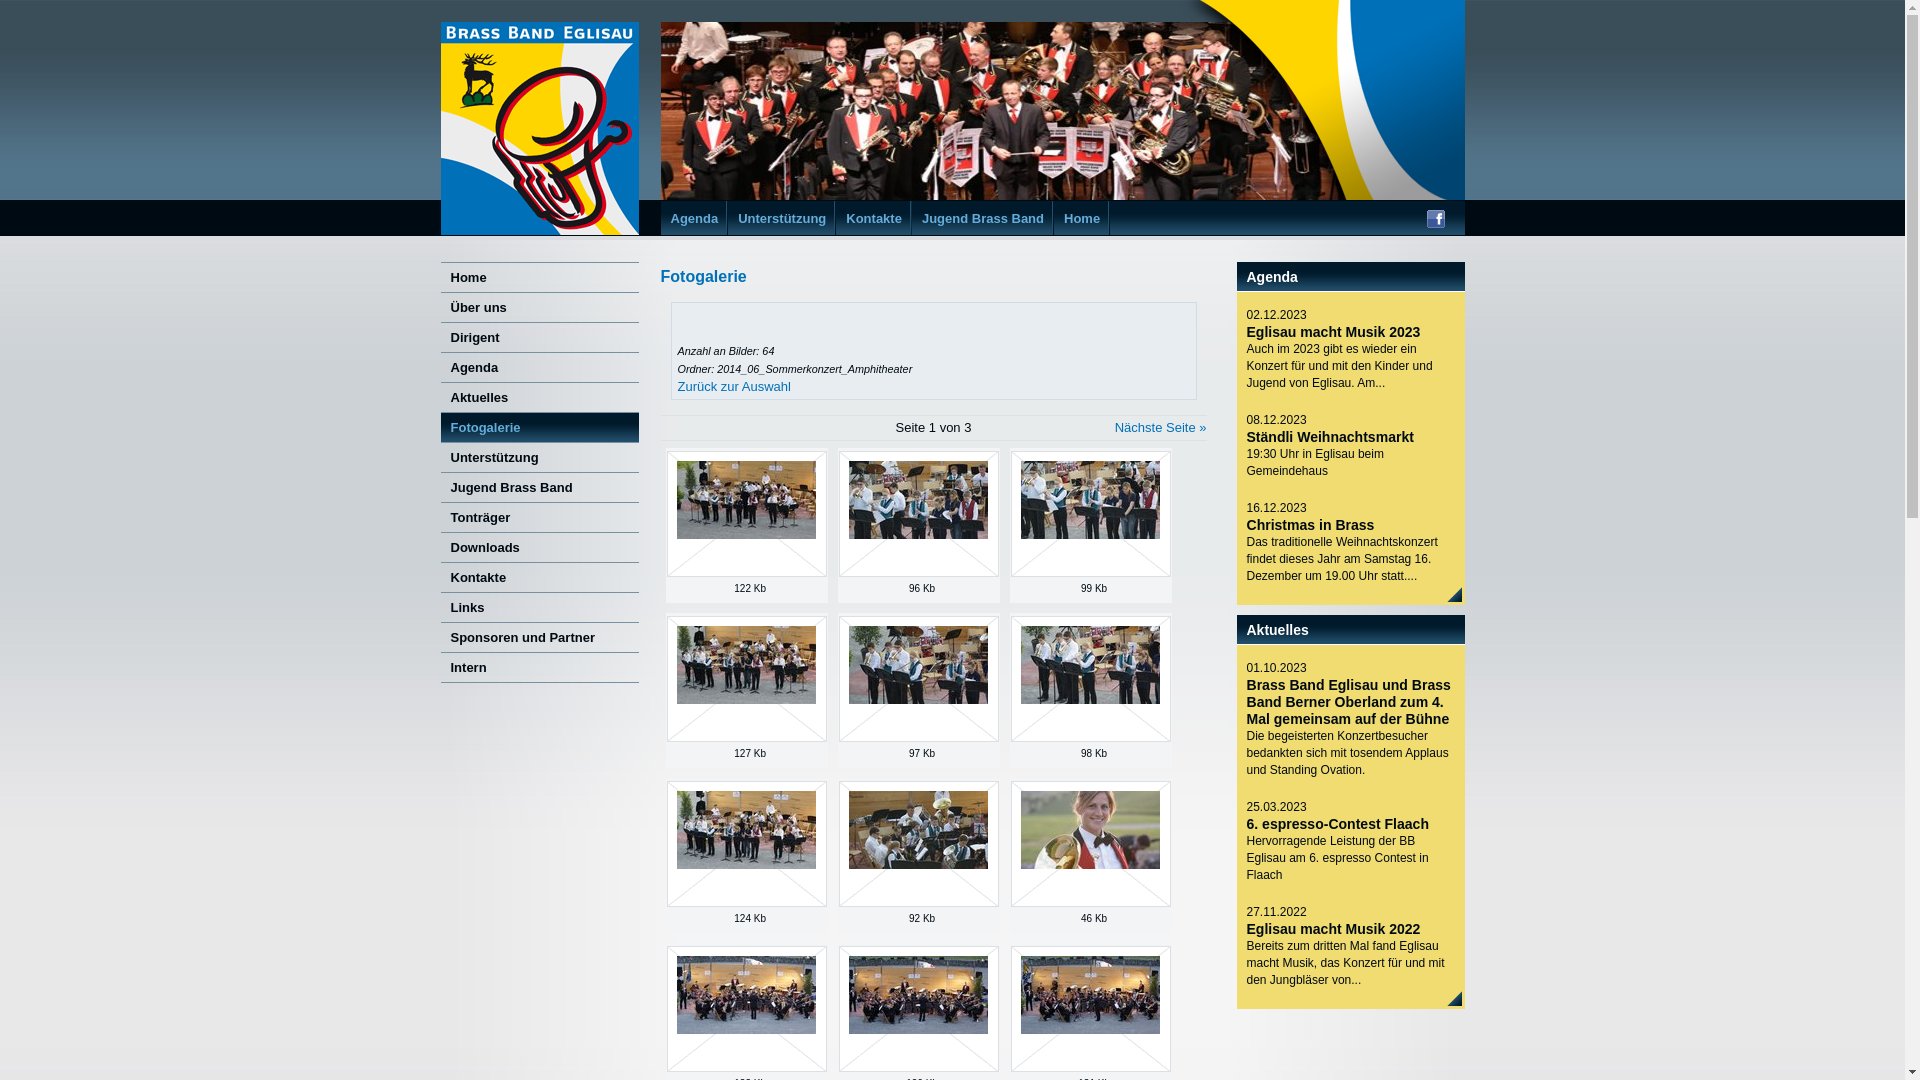 Image resolution: width=1920 pixels, height=1080 pixels. I want to click on 'Links', so click(538, 605).